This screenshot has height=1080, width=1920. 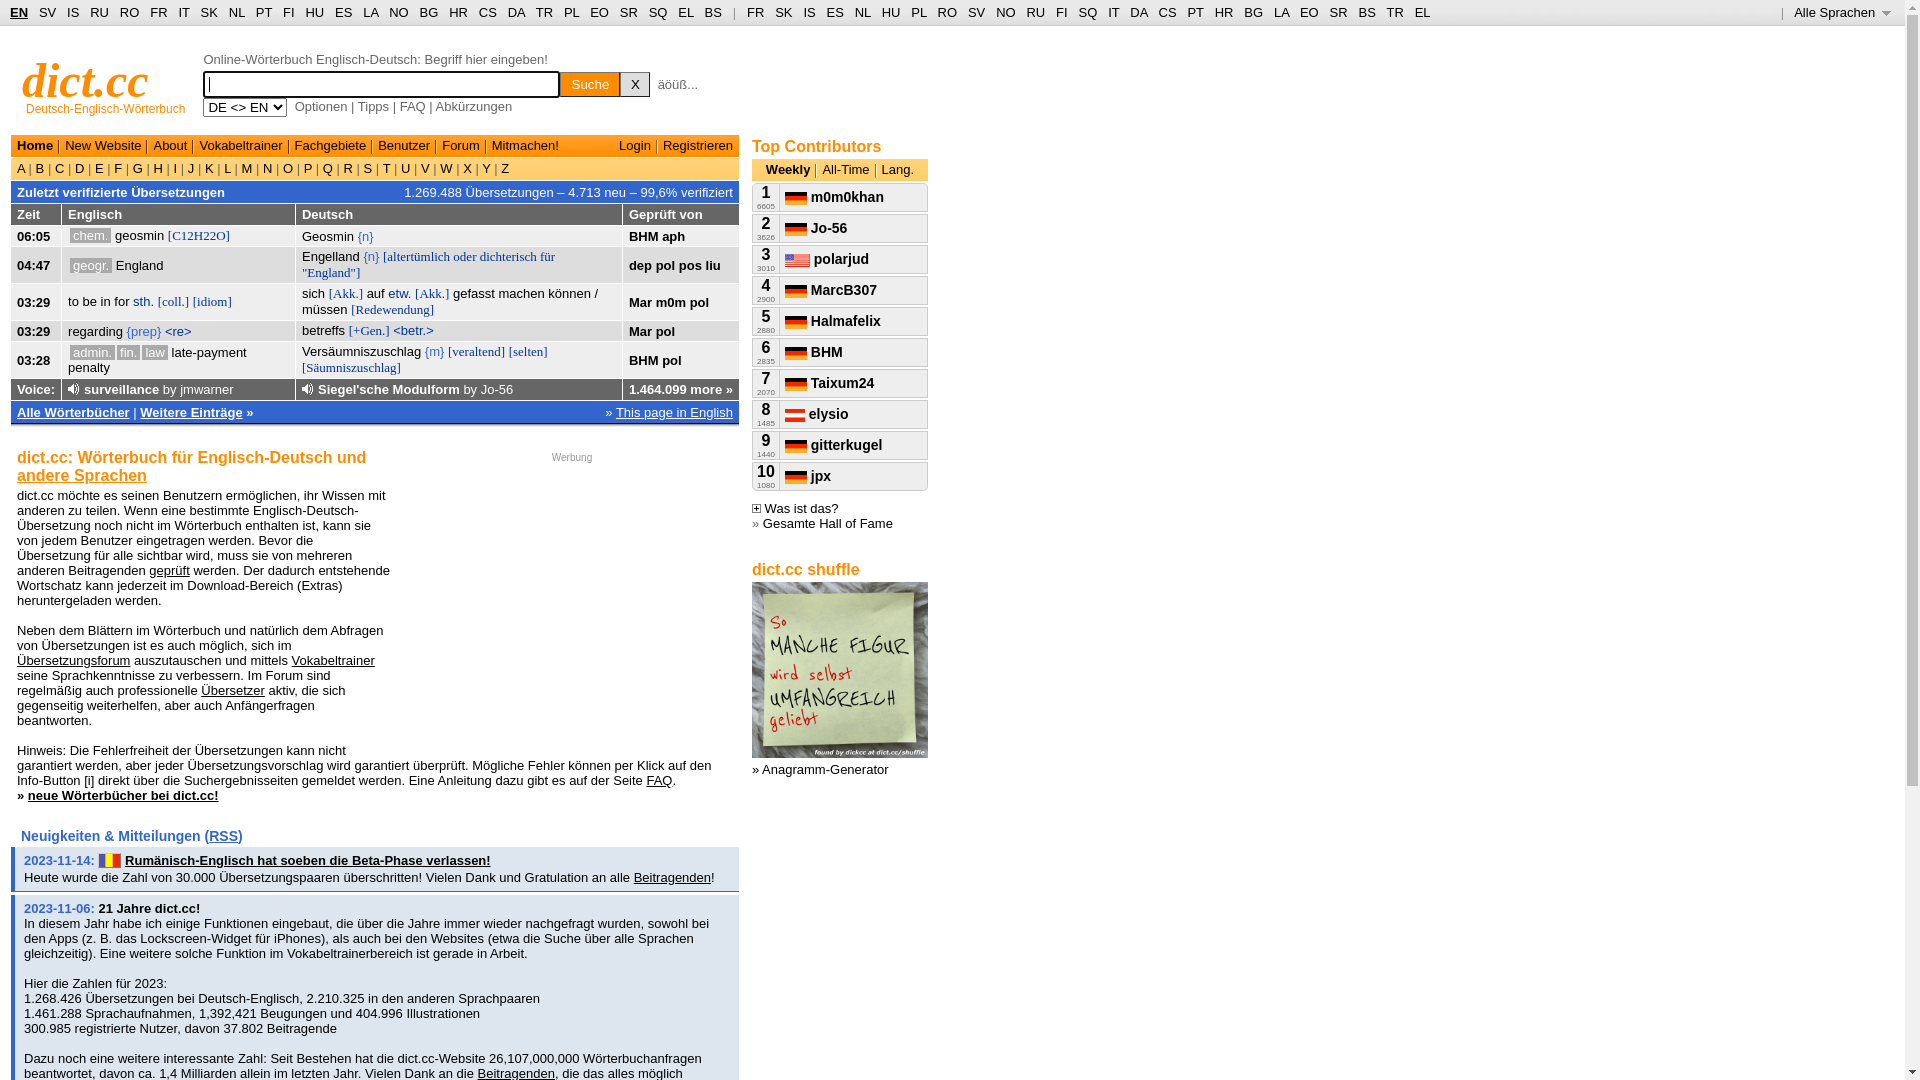 I want to click on 'Login', so click(x=633, y=144).